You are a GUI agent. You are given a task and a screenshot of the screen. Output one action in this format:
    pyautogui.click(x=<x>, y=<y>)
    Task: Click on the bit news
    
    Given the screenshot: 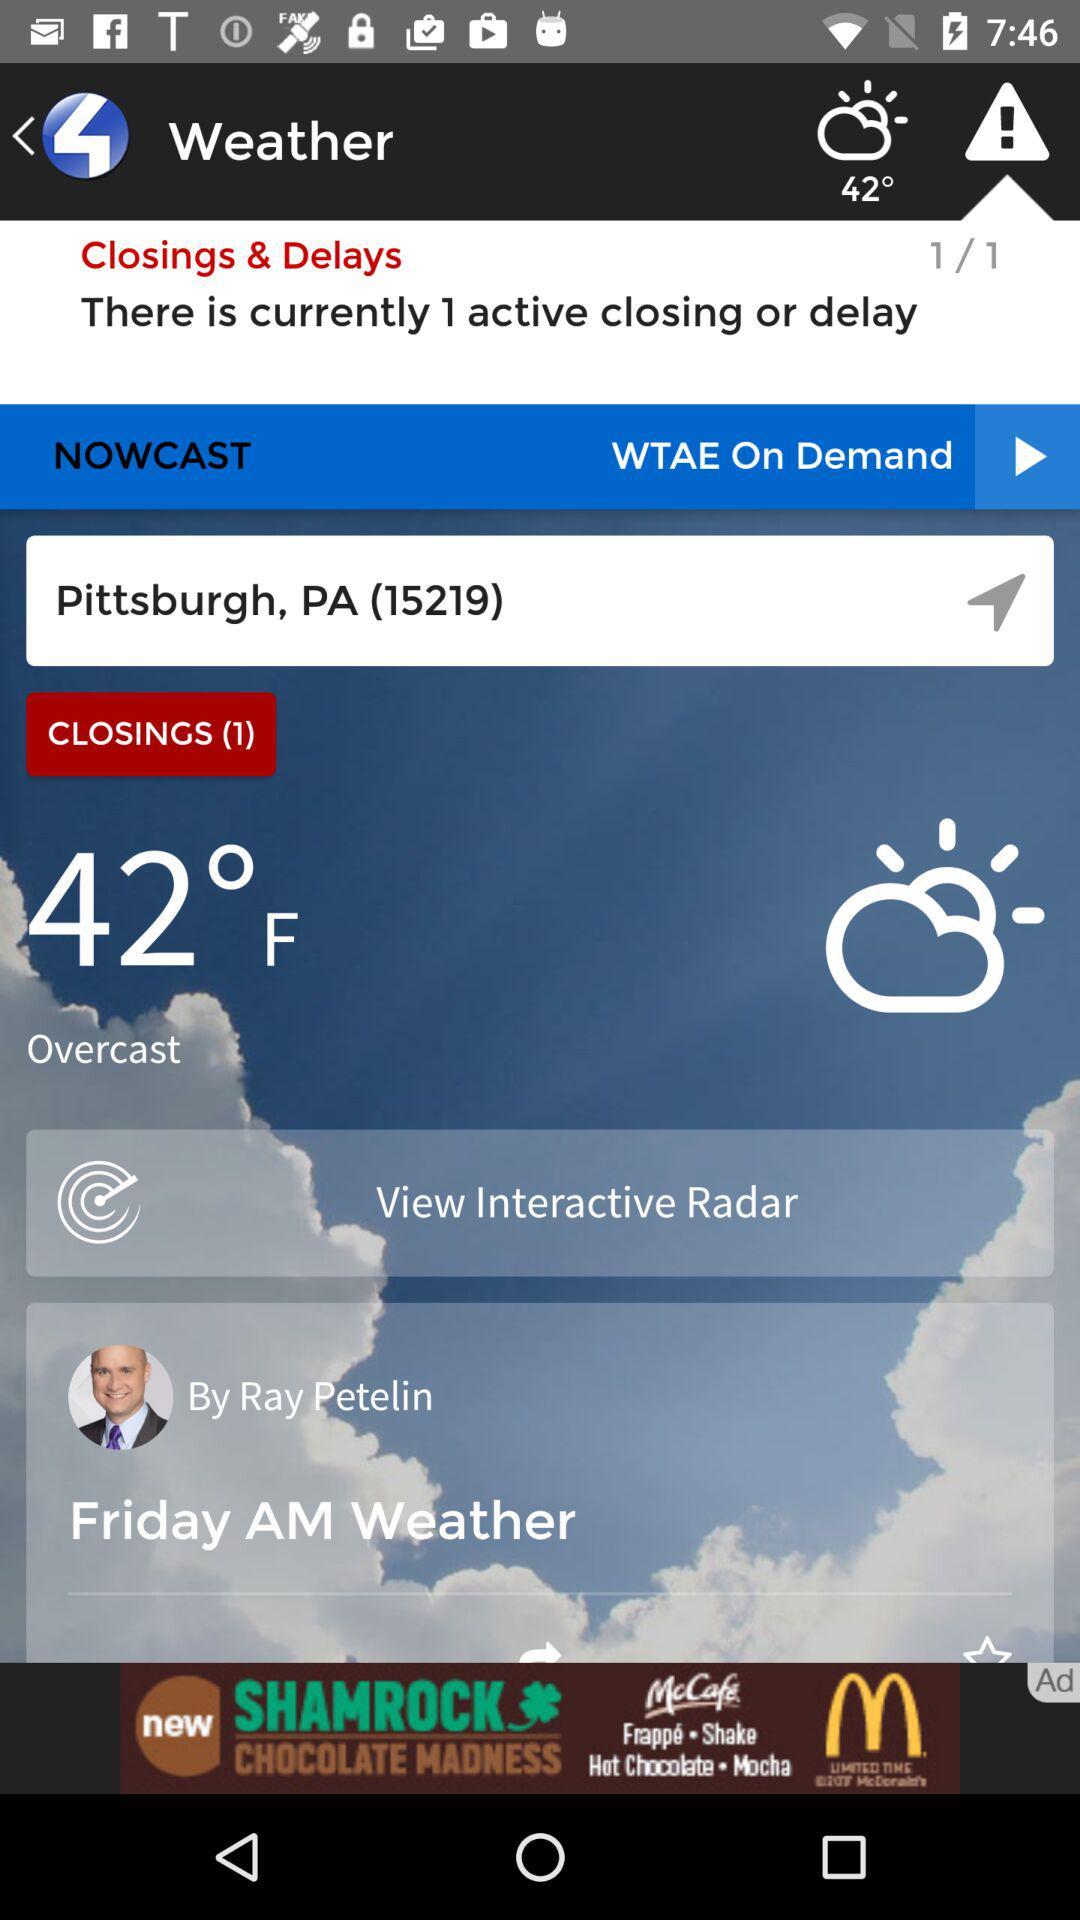 What is the action you would take?
    pyautogui.click(x=540, y=1727)
    